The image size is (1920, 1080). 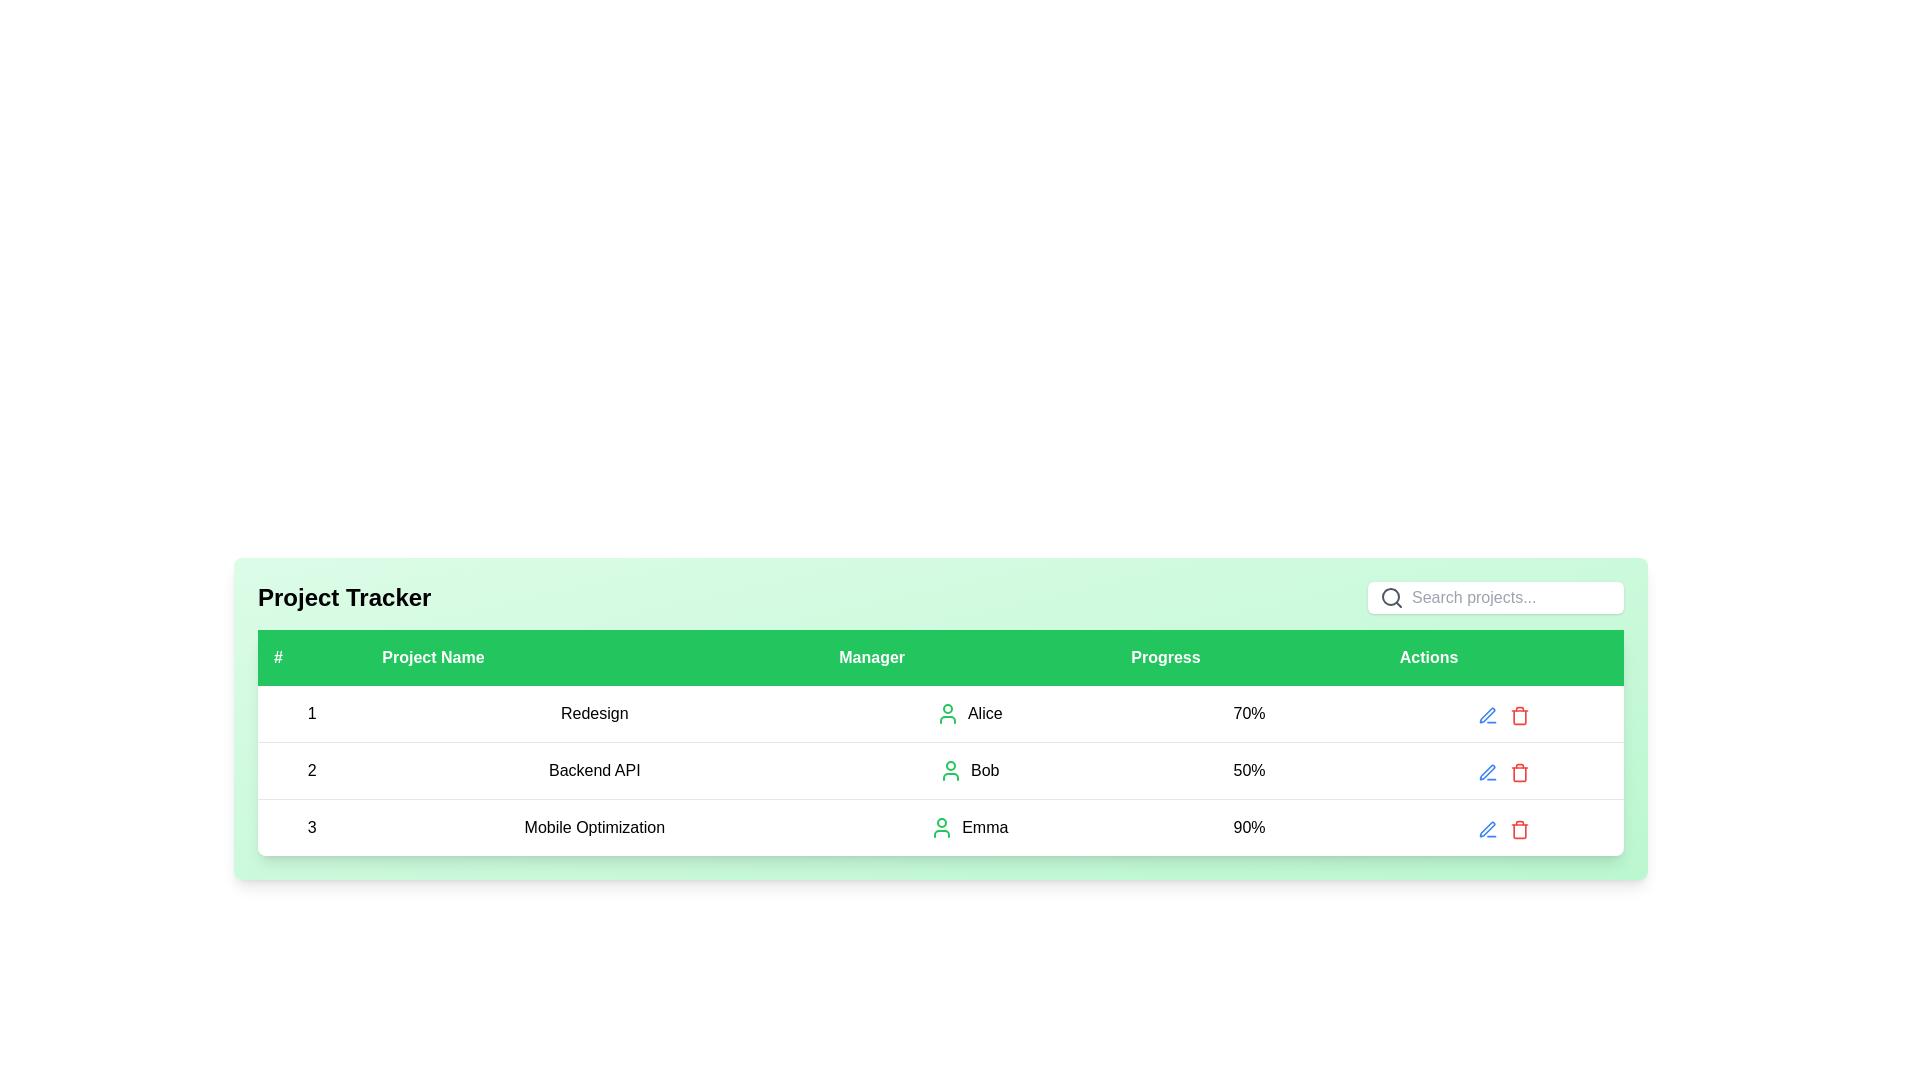 I want to click on the Text Label displaying the progress percentage for the project 'Redesign' managed by 'Alice', which is located in the fourth column titled 'Progress' of the first data row, so click(x=1248, y=713).